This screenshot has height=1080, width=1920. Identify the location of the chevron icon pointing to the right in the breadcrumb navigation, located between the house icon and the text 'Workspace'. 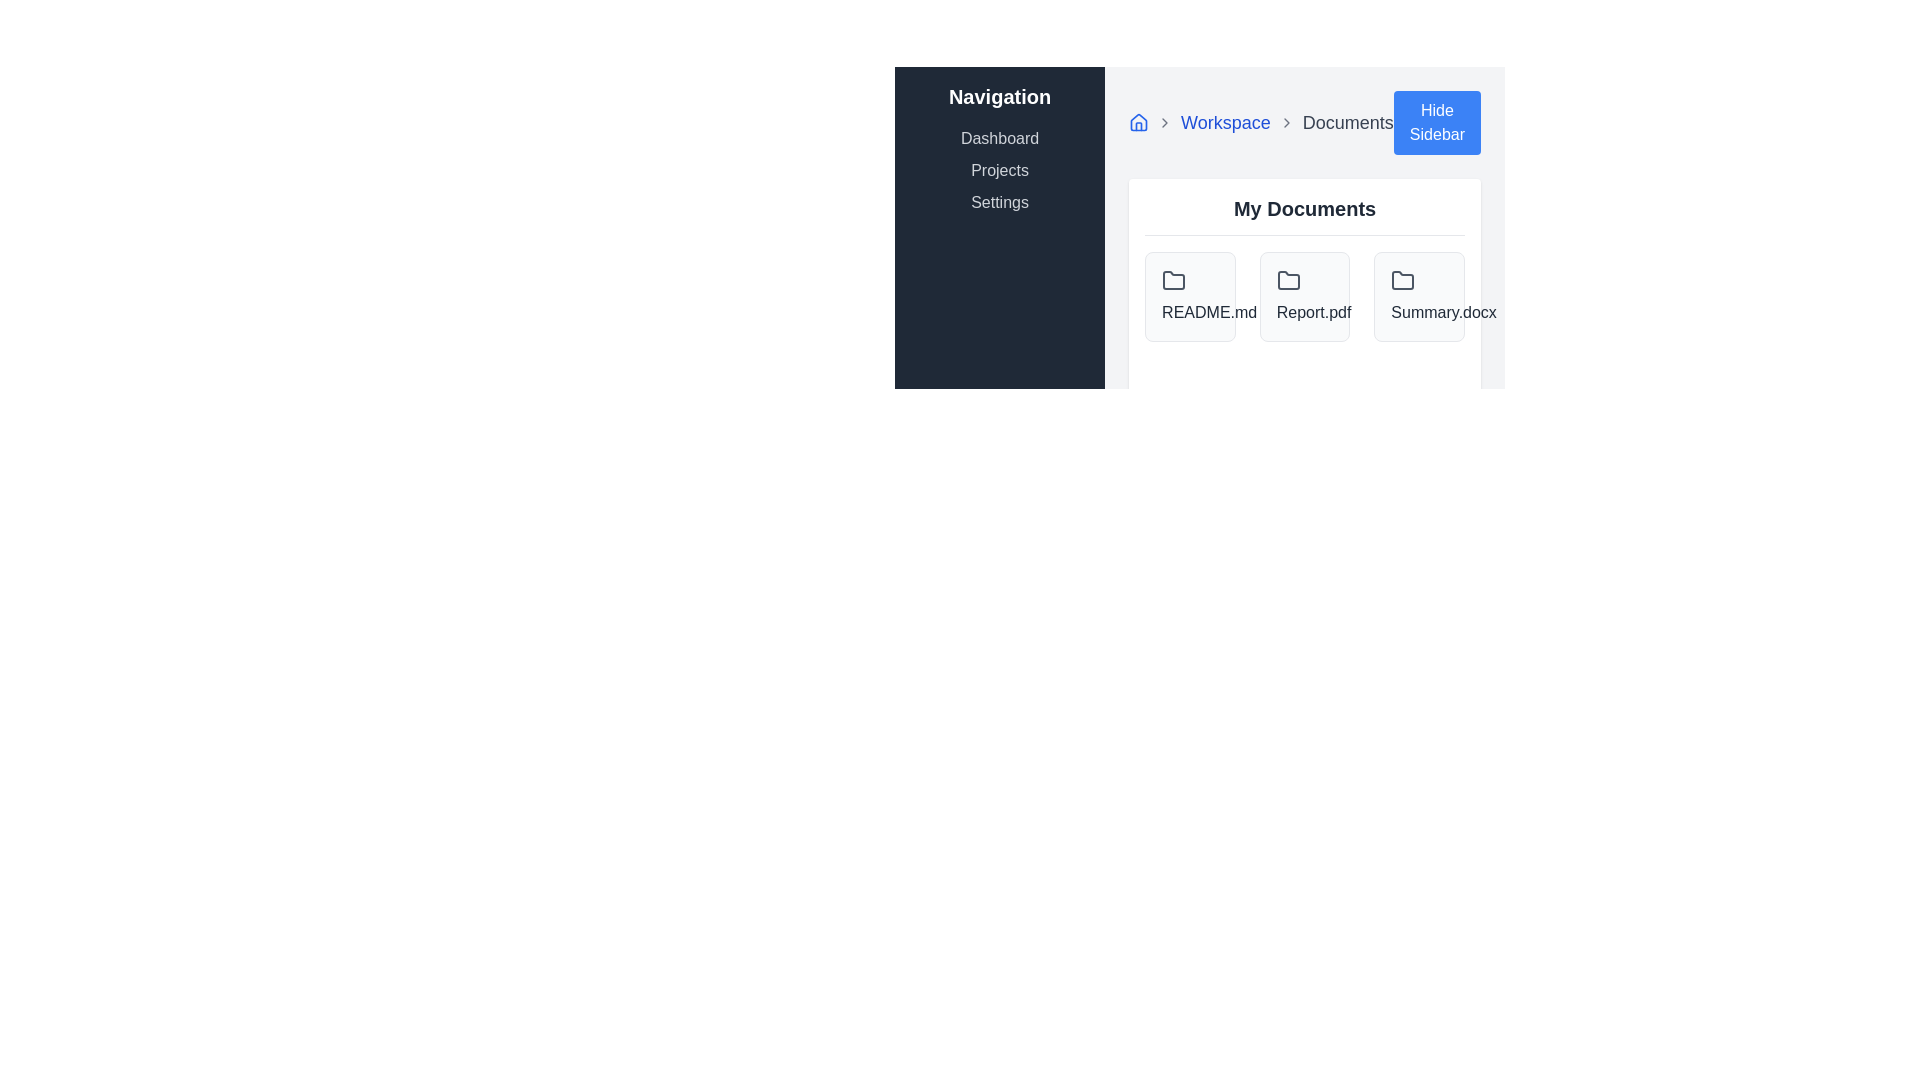
(1165, 123).